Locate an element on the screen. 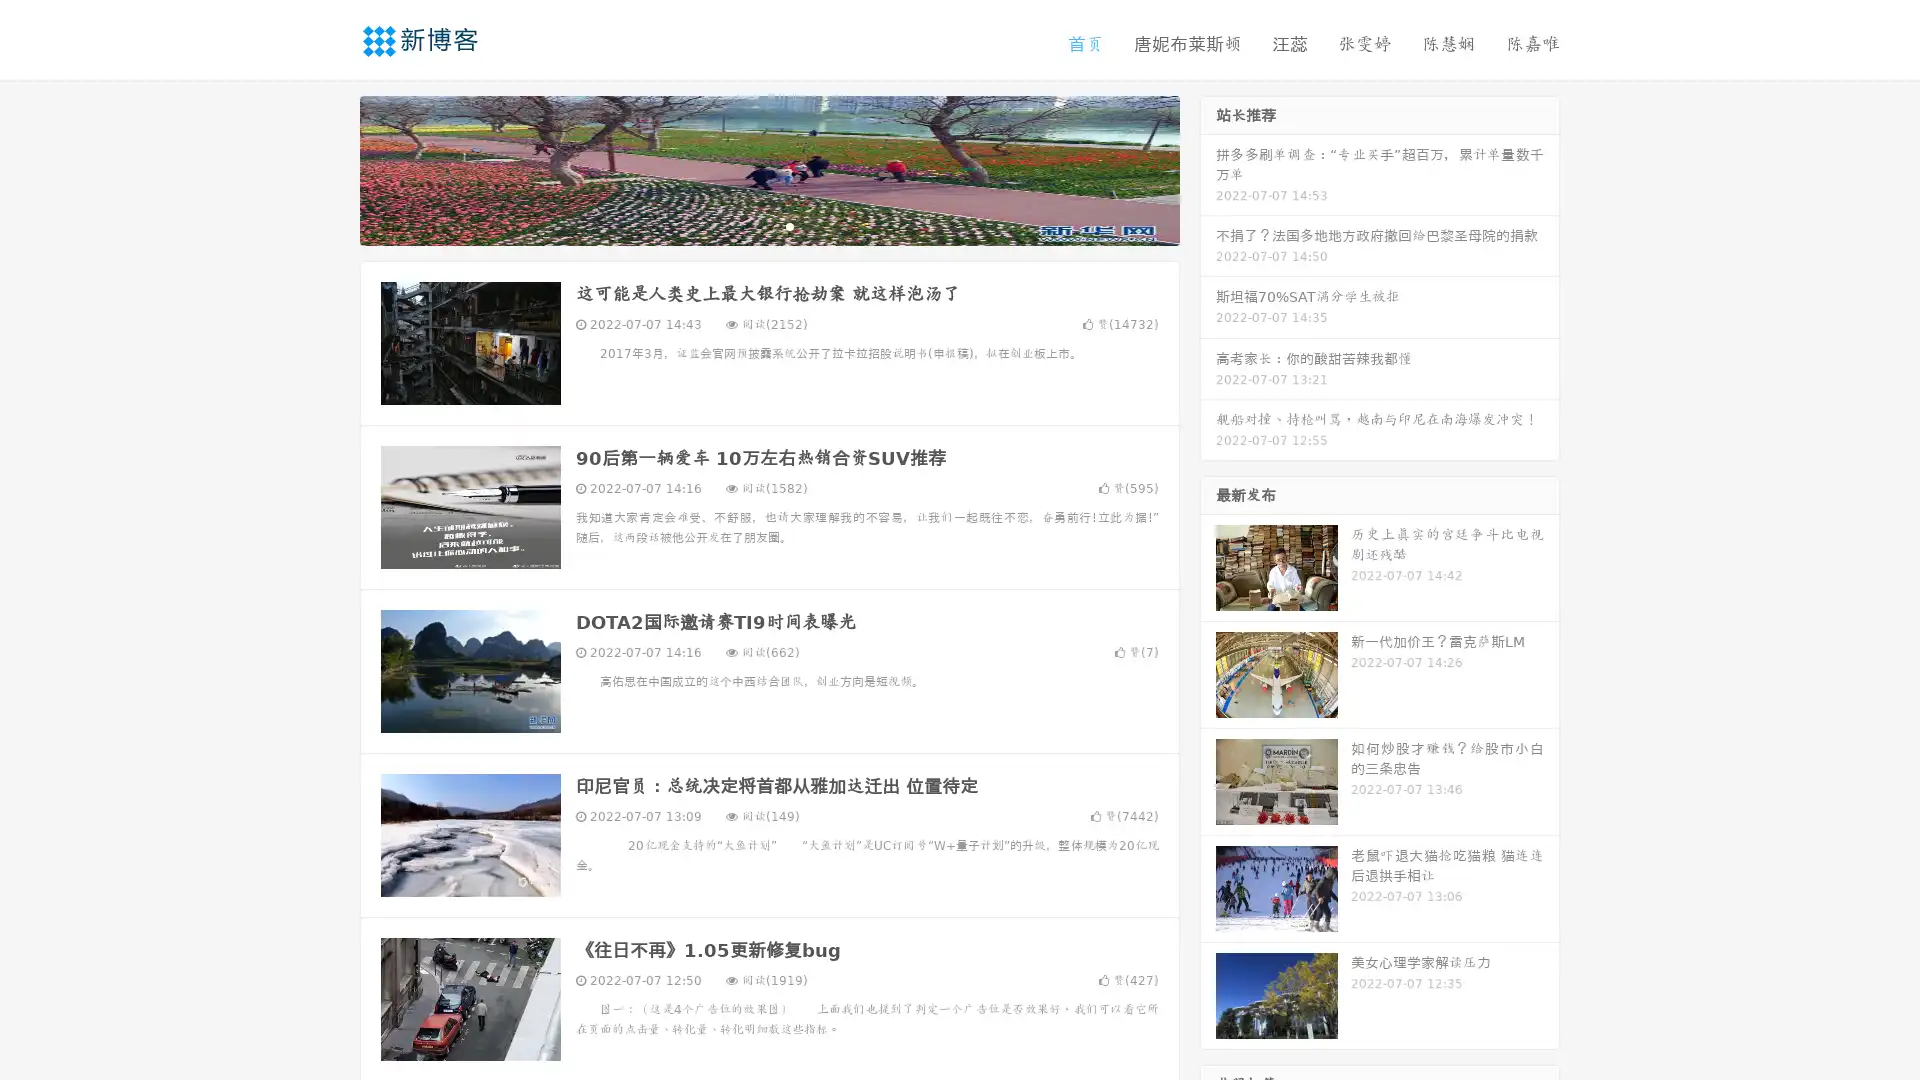 This screenshot has height=1080, width=1920. Go to slide 3 is located at coordinates (789, 225).